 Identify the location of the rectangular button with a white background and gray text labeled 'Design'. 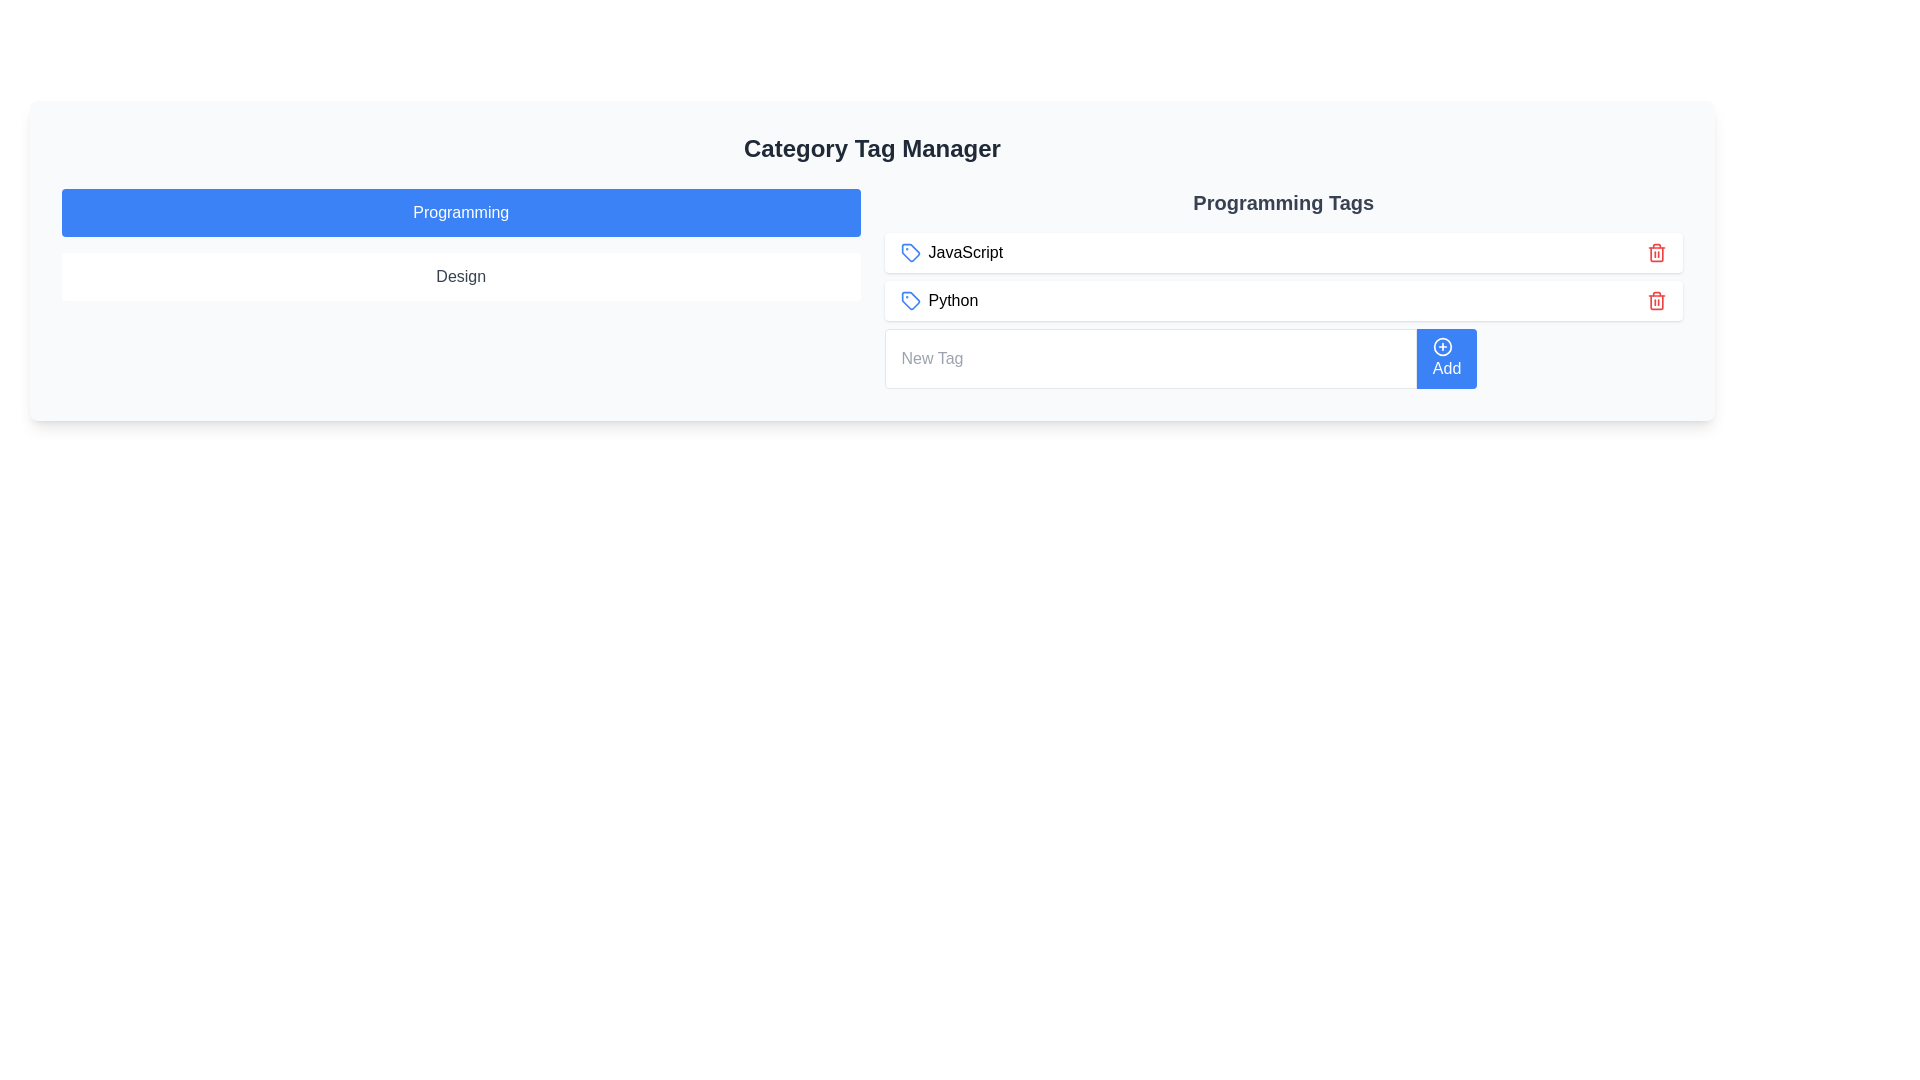
(460, 277).